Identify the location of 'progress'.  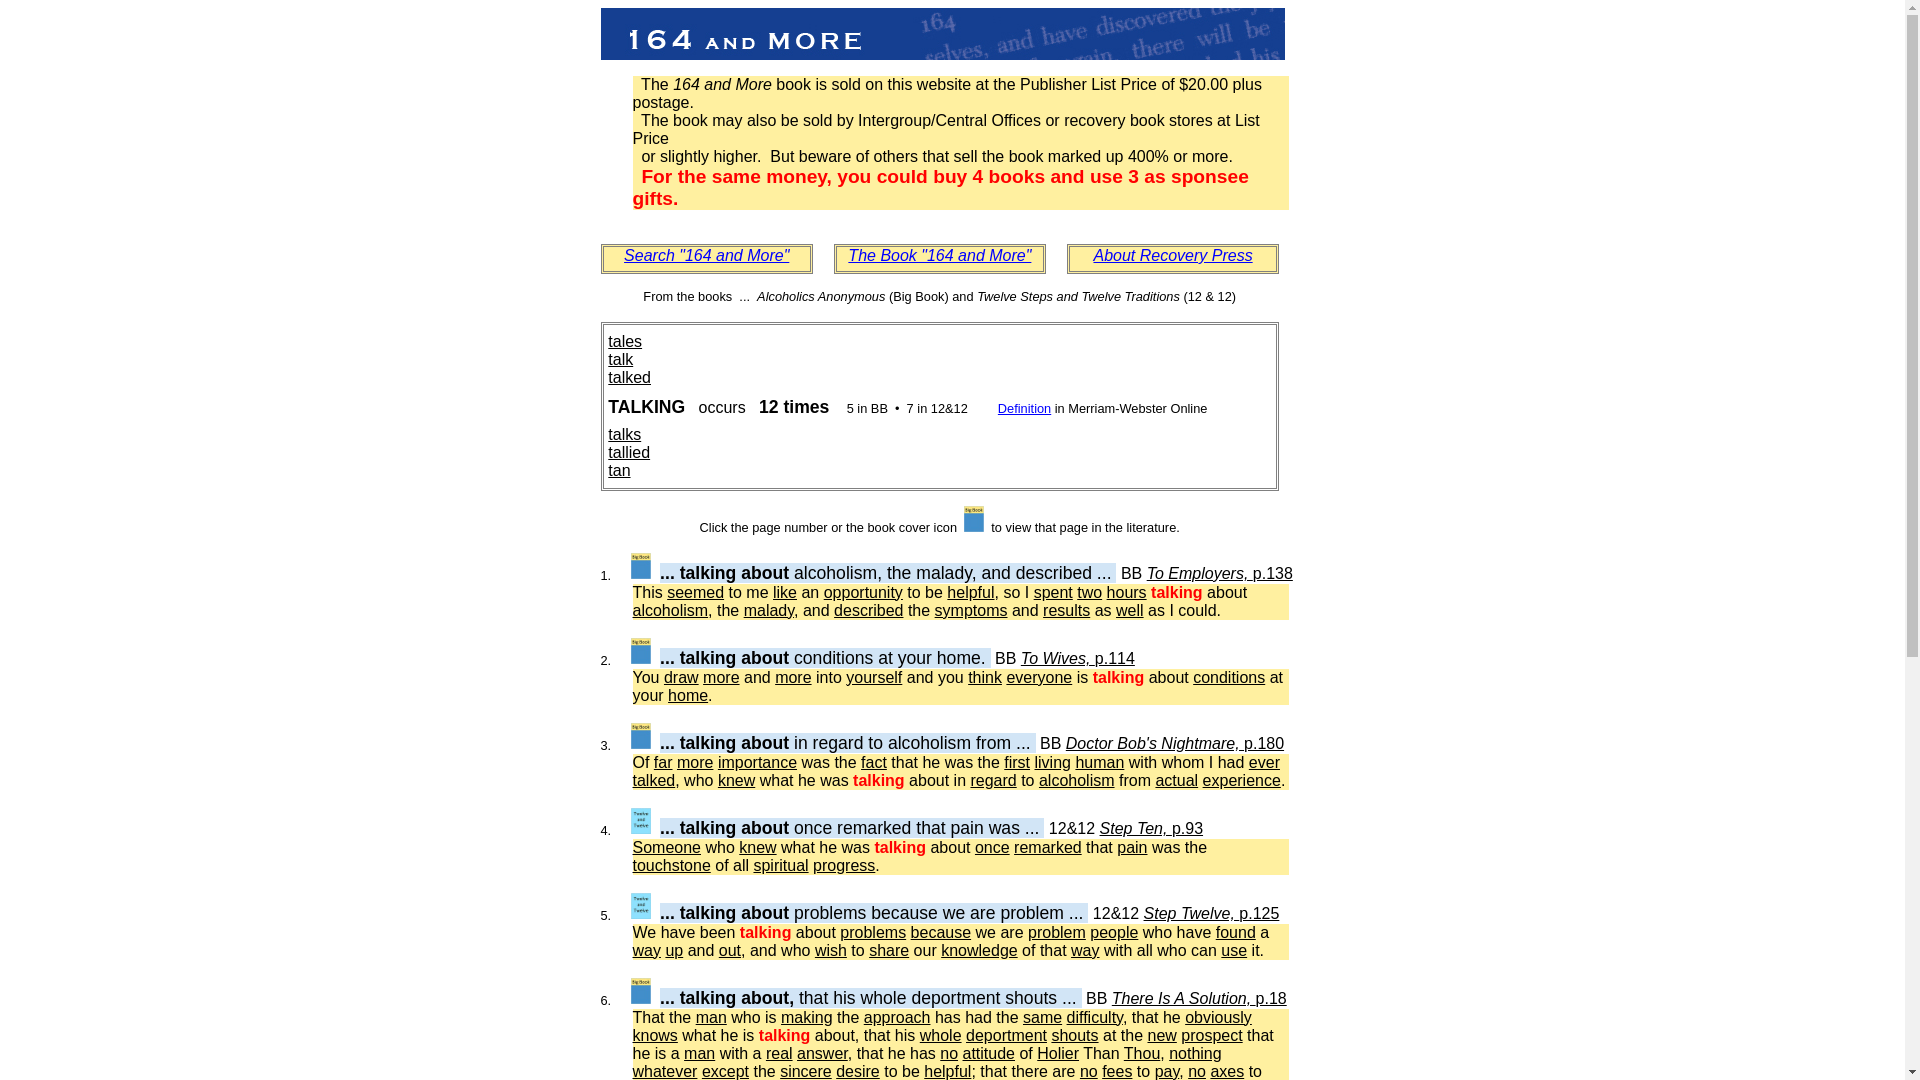
(844, 864).